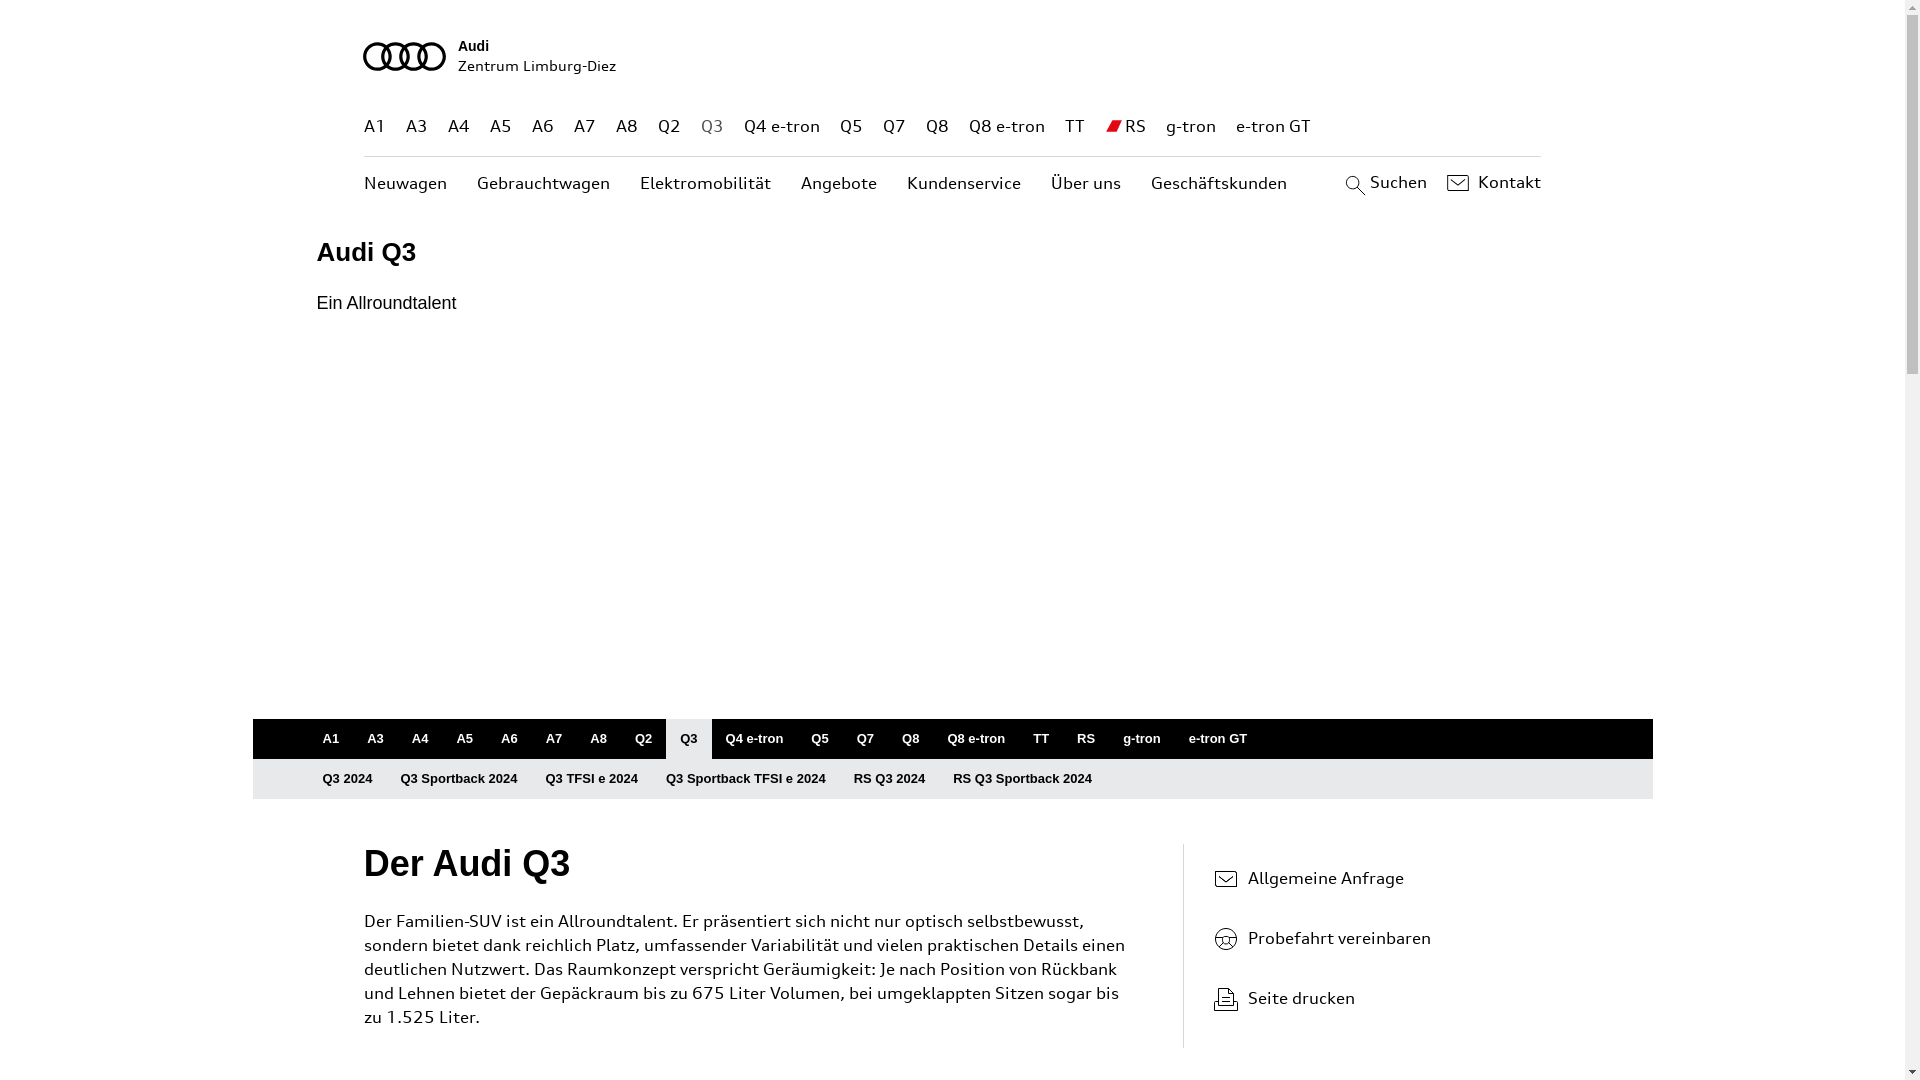  Describe the element at coordinates (419, 739) in the screenshot. I see `'A4'` at that location.